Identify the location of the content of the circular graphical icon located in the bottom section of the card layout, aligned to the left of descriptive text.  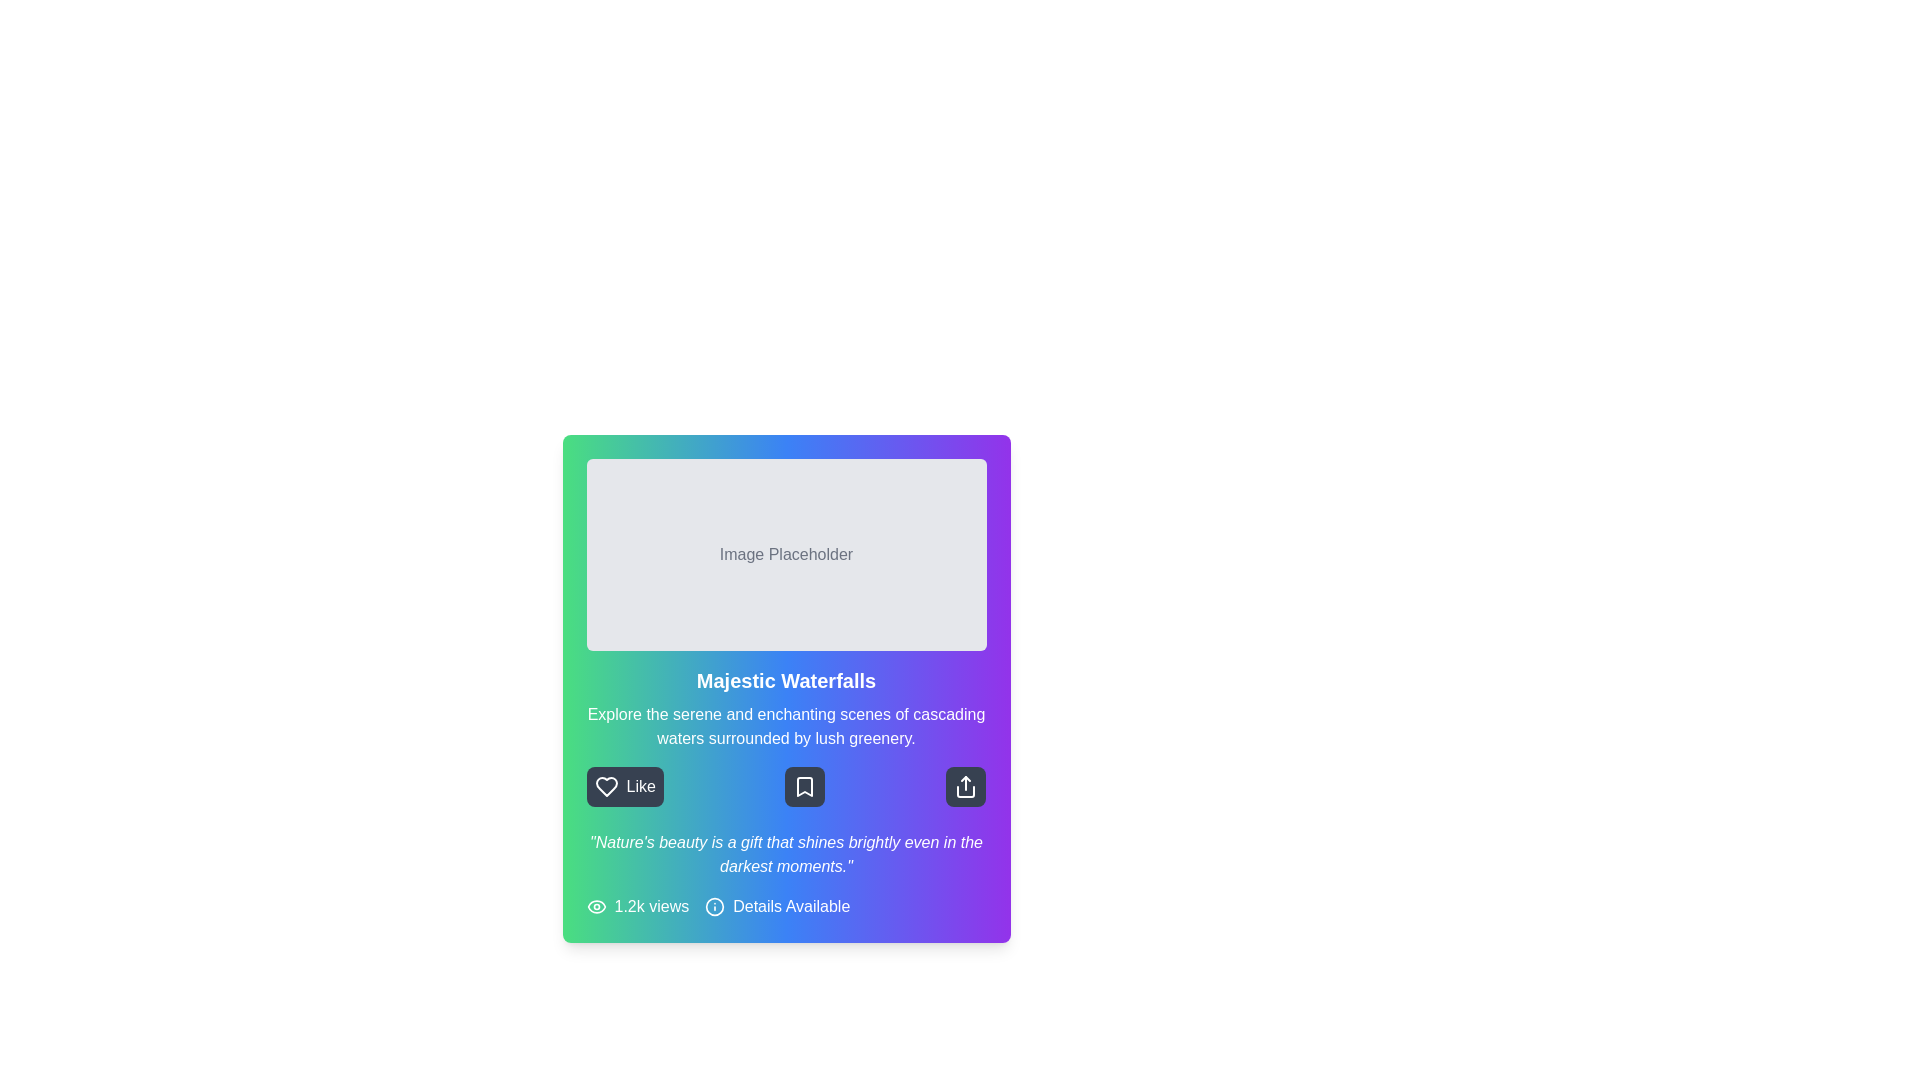
(715, 906).